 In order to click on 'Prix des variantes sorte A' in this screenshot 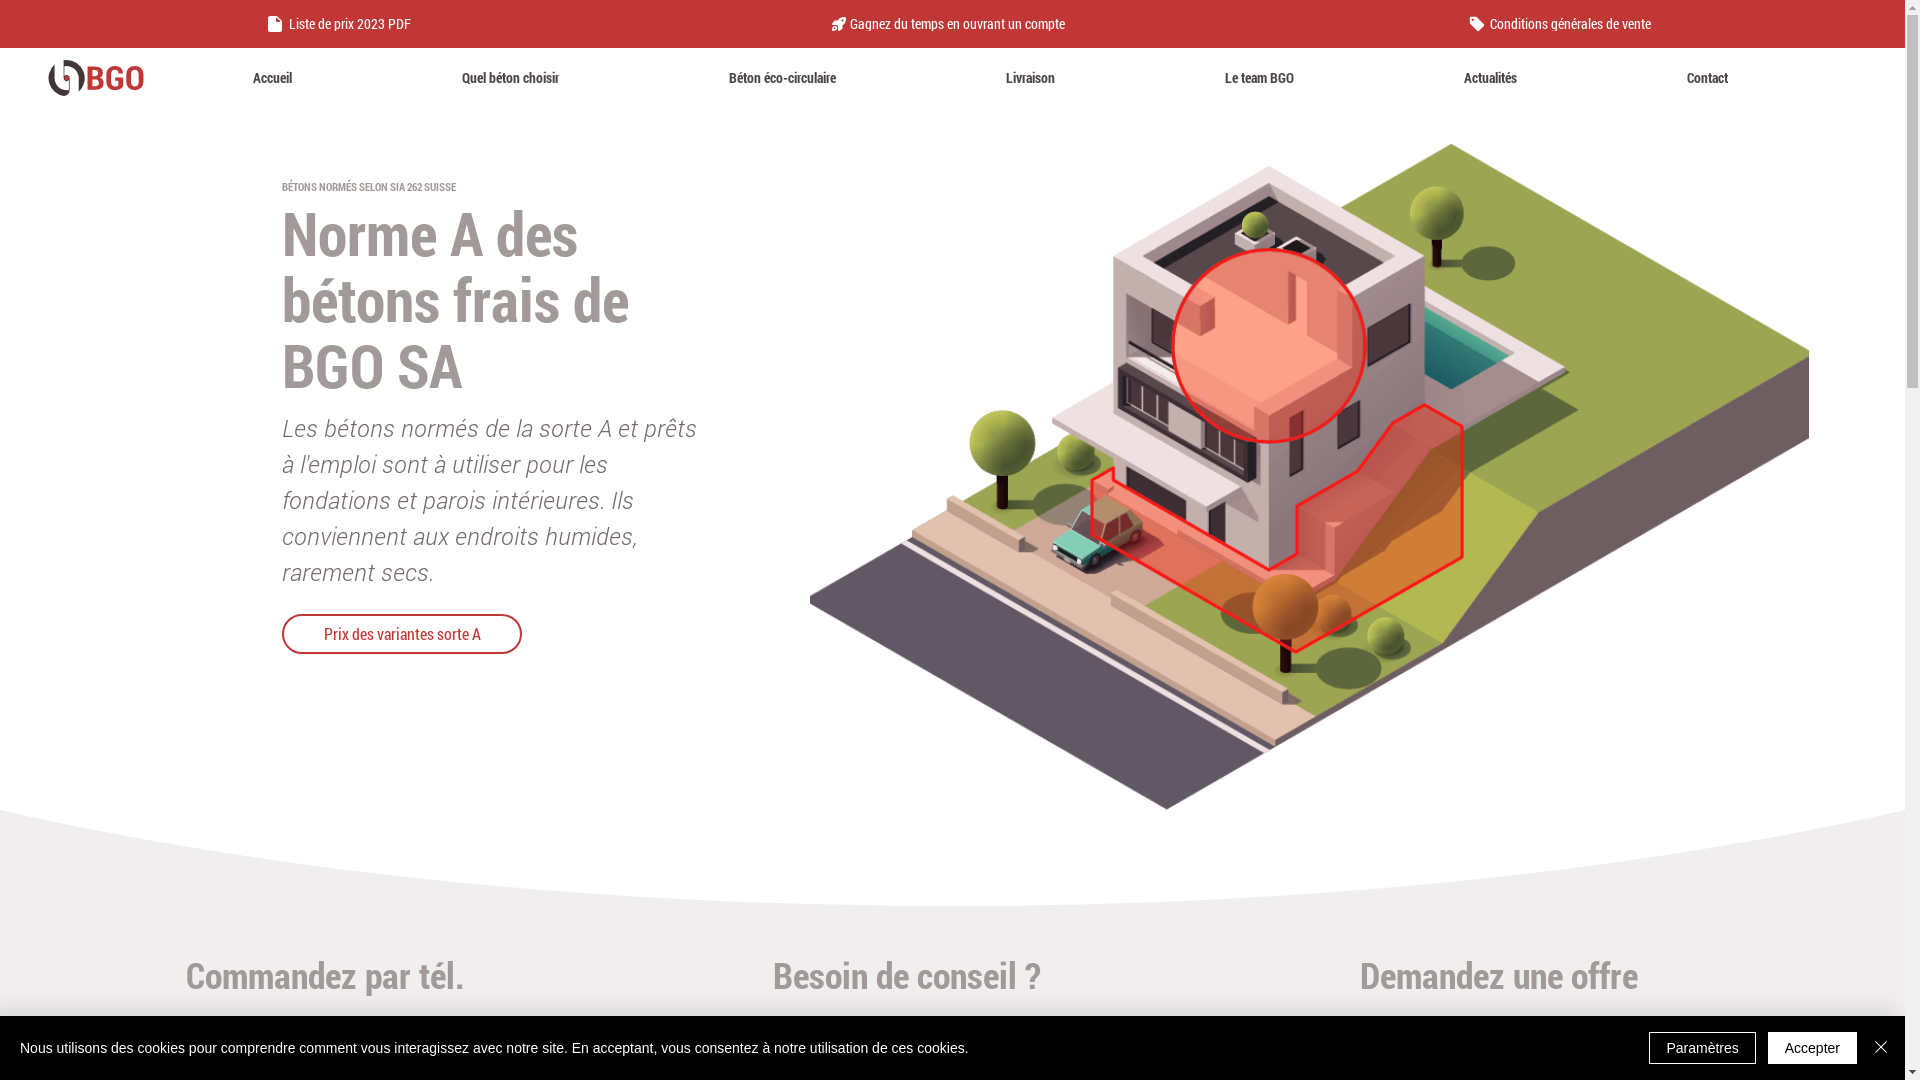, I will do `click(401, 633)`.